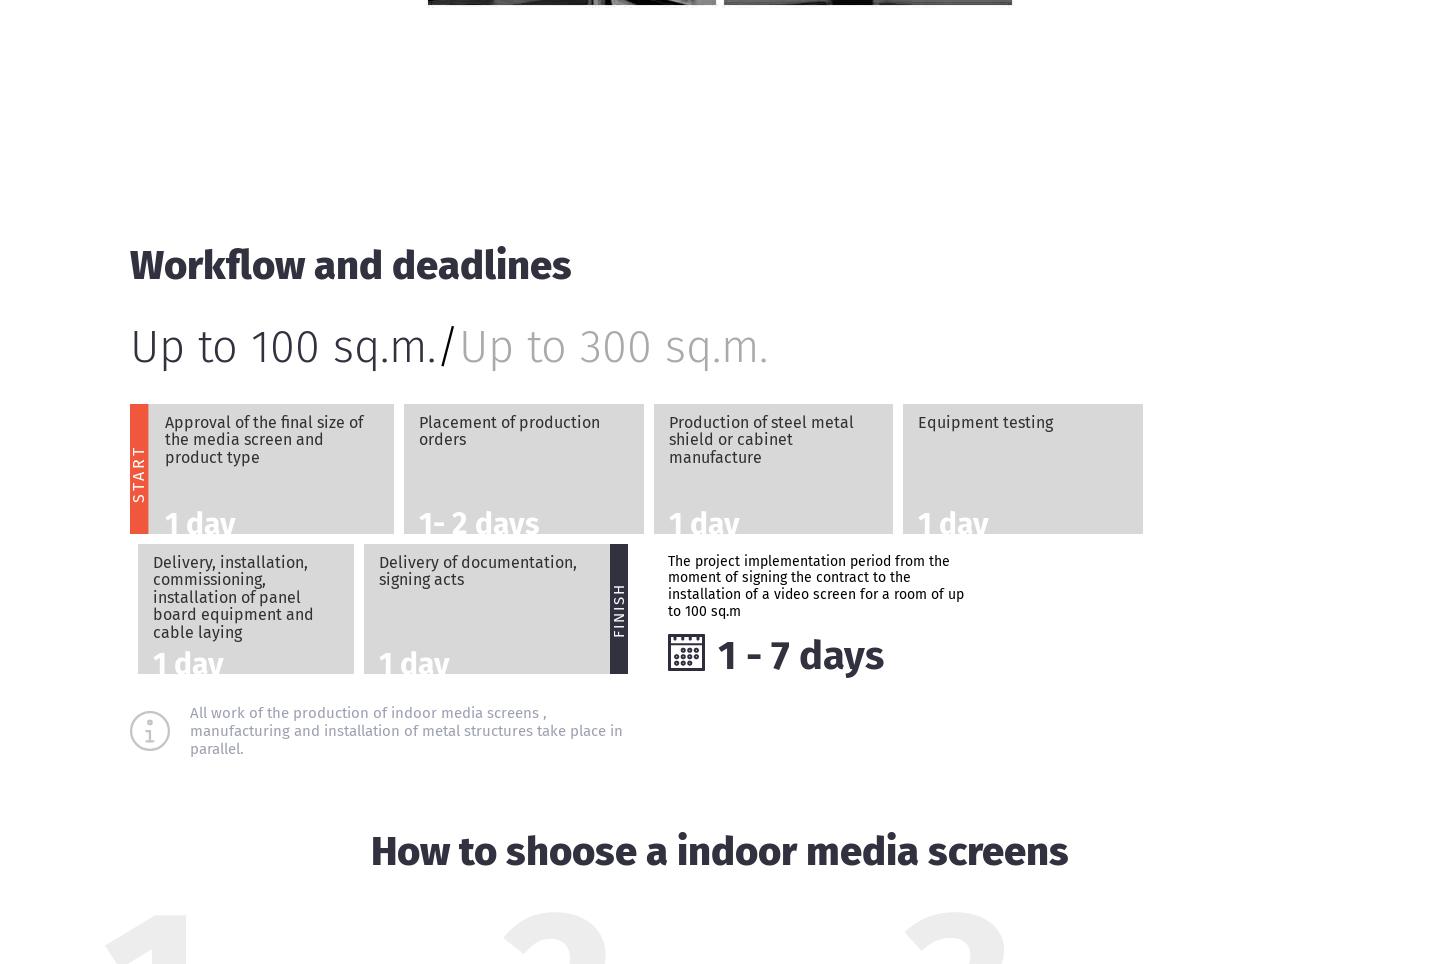 The image size is (1440, 964). What do you see at coordinates (716, 654) in the screenshot?
I see `'1 - 7 days'` at bounding box center [716, 654].